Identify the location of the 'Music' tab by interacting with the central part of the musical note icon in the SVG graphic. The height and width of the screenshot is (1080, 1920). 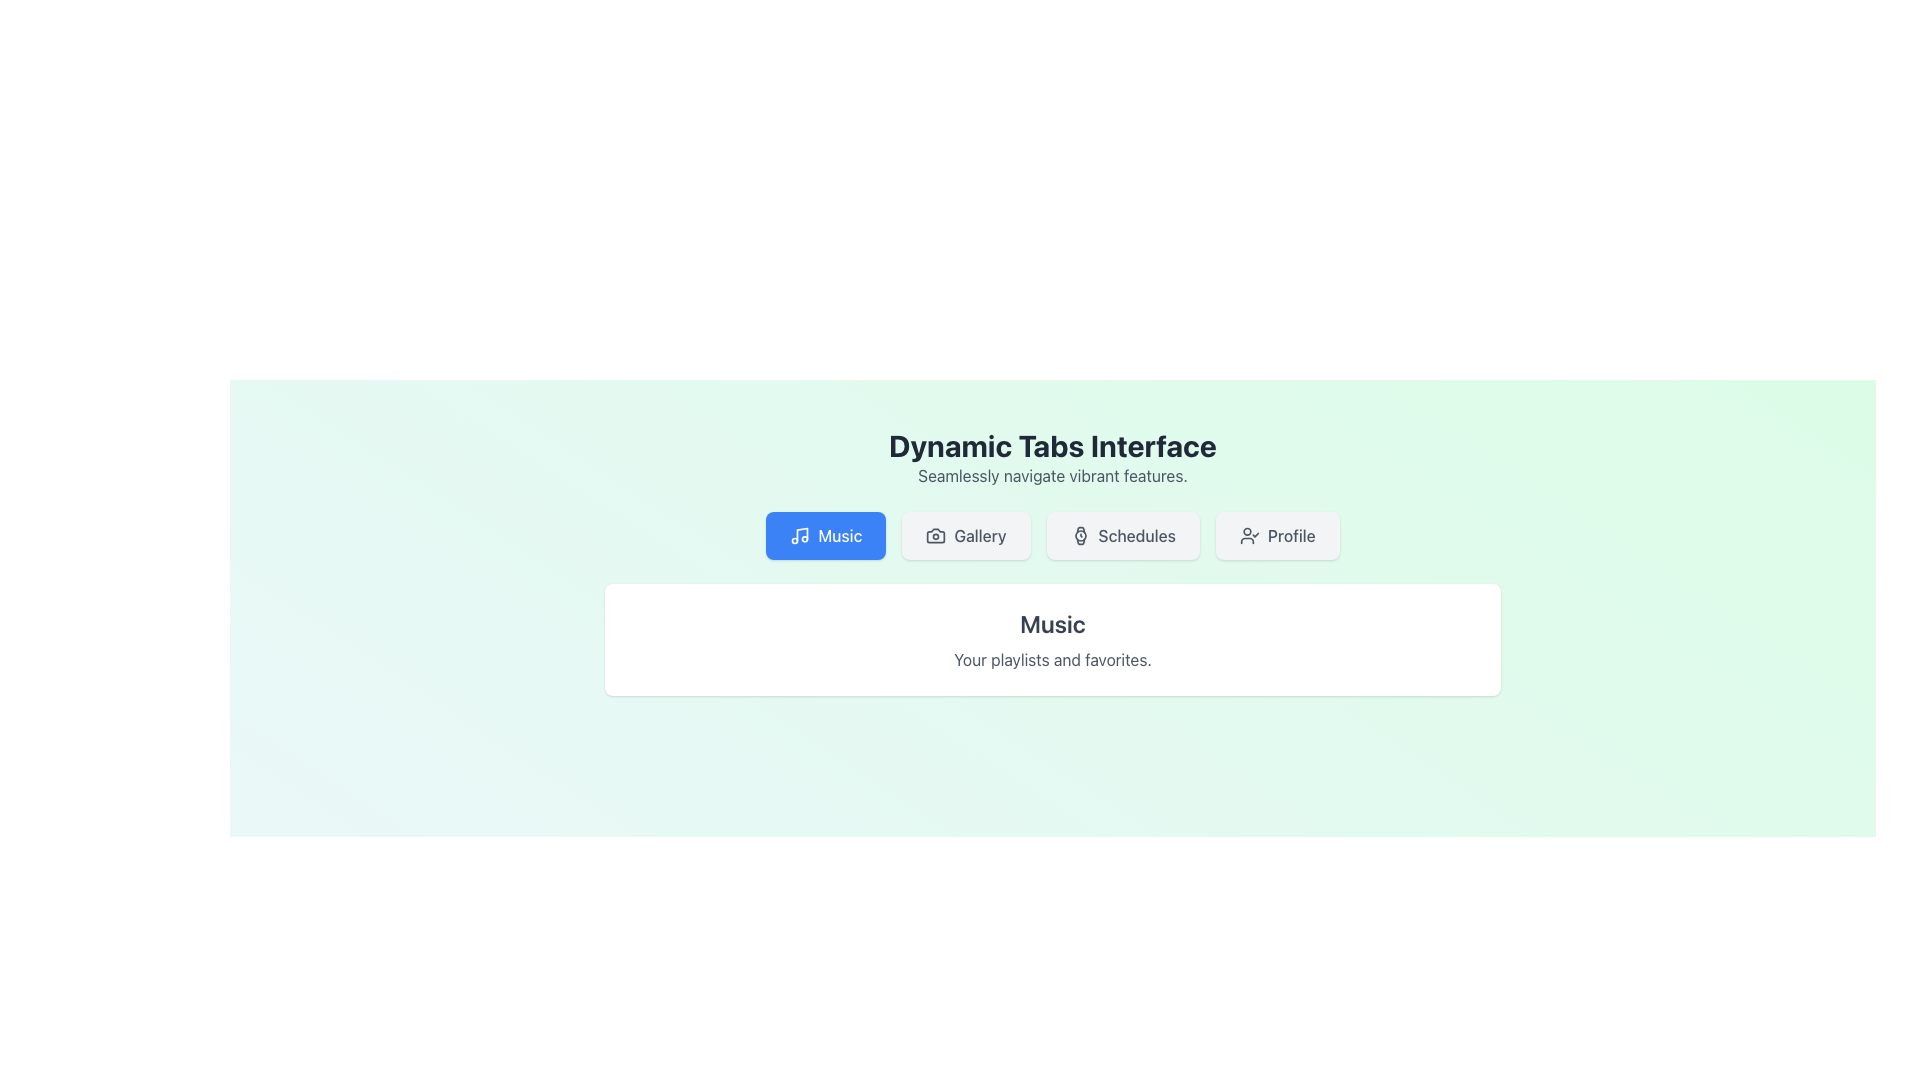
(802, 533).